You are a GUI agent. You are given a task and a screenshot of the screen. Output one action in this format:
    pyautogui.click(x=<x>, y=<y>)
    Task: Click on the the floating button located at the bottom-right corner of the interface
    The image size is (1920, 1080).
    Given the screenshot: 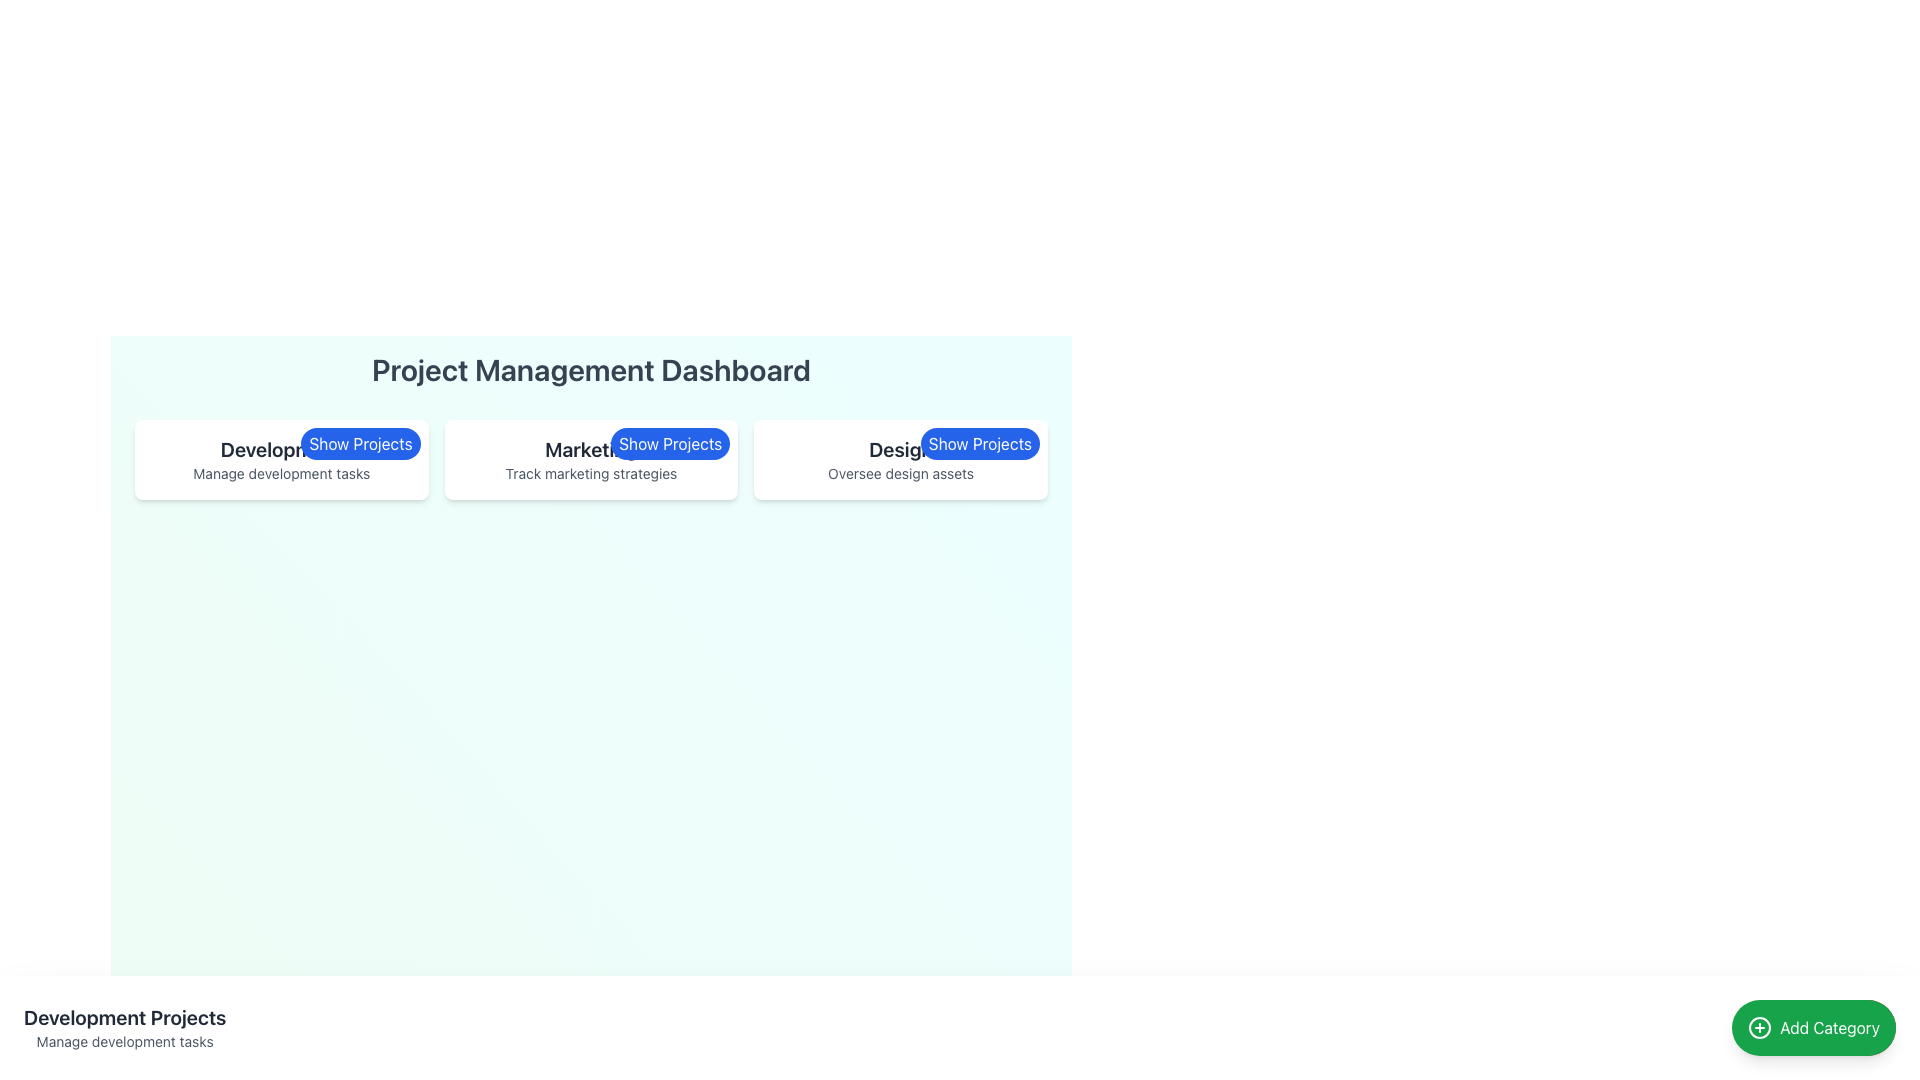 What is the action you would take?
    pyautogui.click(x=1814, y=1028)
    